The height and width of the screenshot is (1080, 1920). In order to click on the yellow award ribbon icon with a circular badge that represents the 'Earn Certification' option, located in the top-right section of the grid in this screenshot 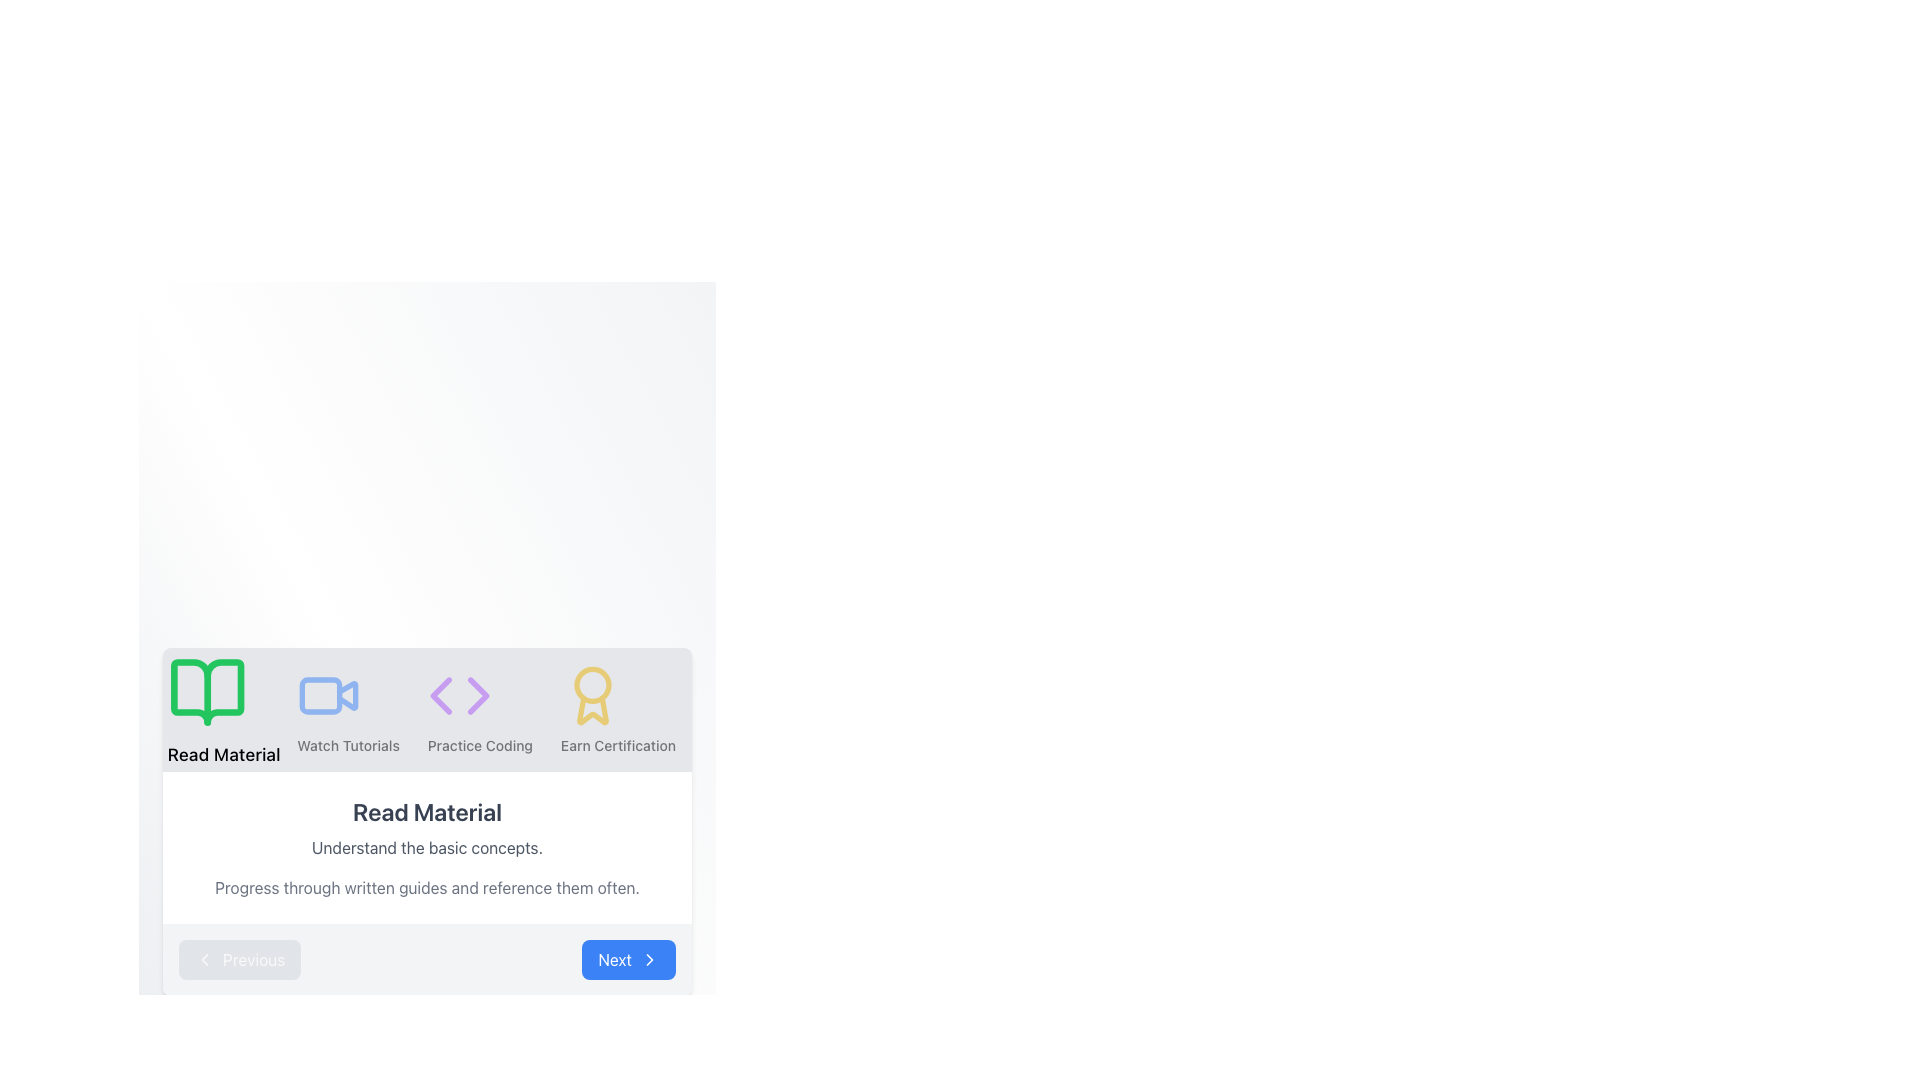, I will do `click(591, 694)`.